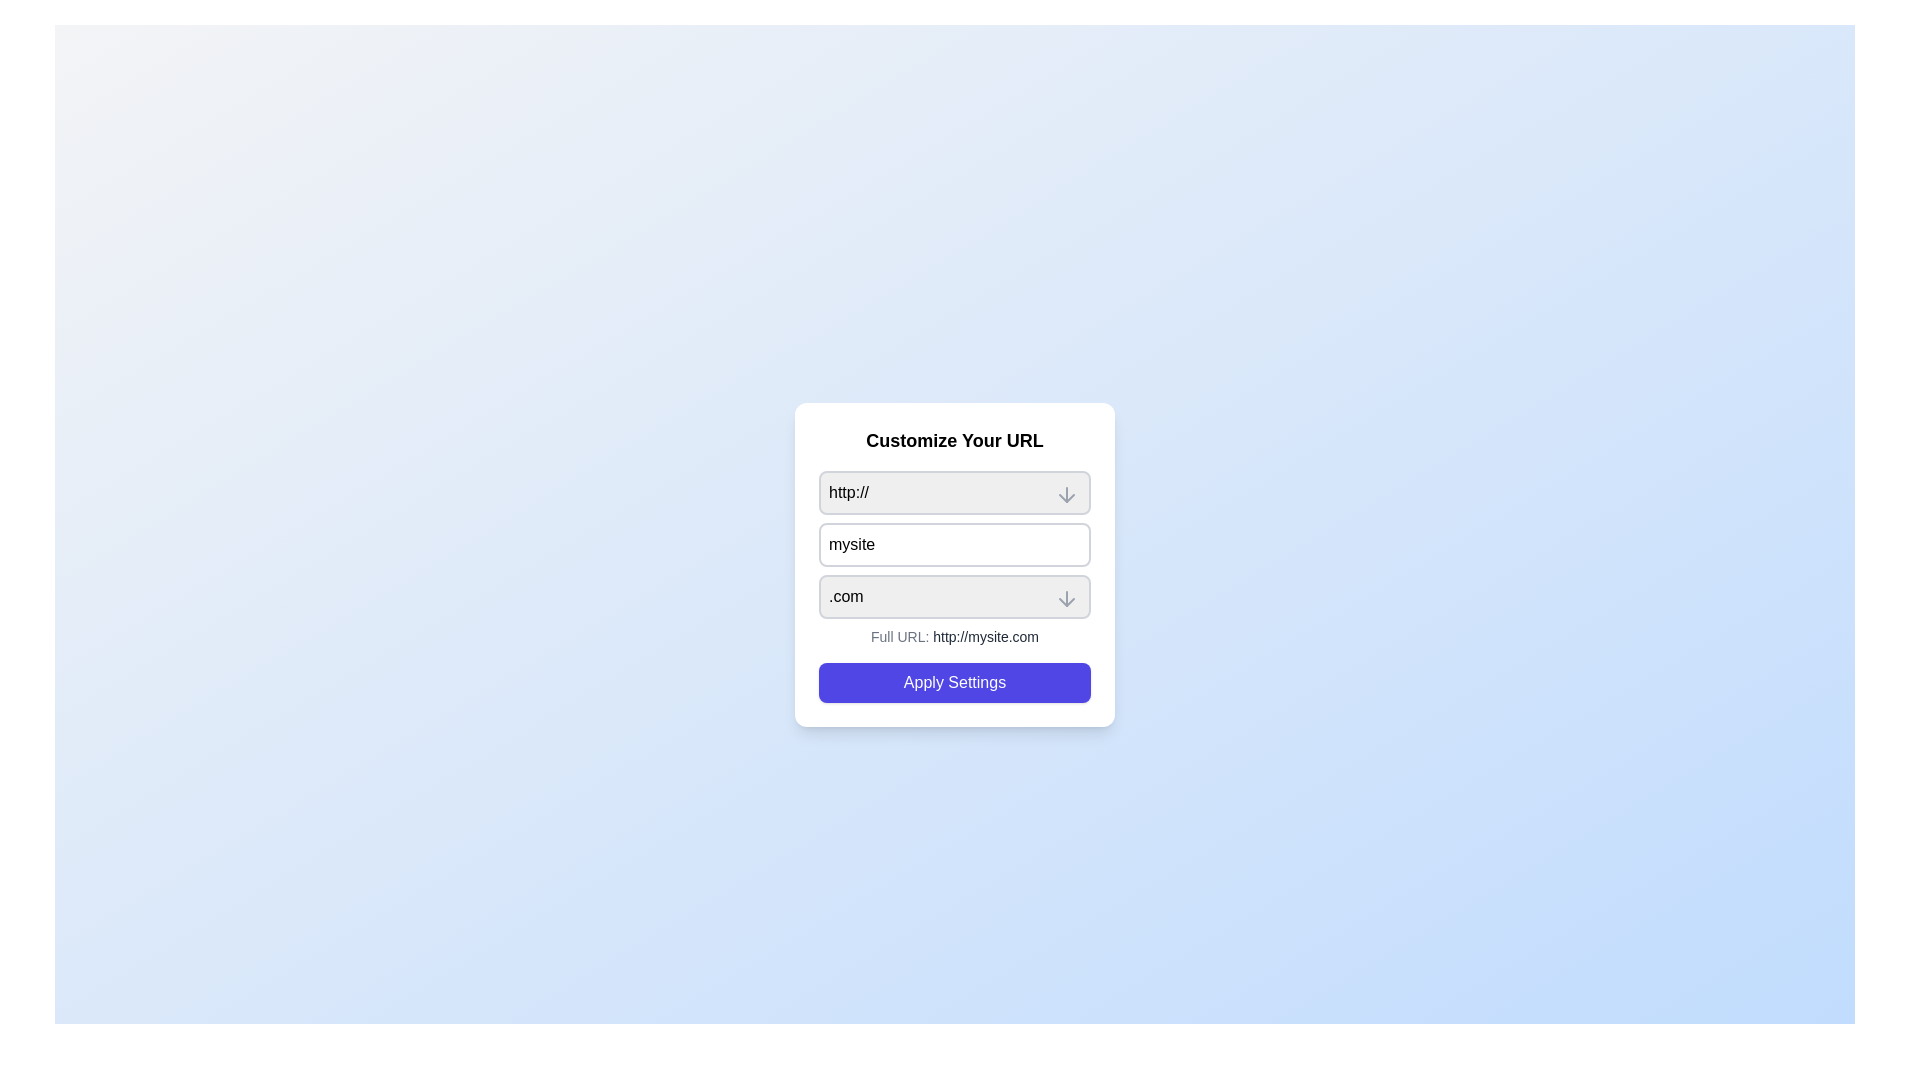 The width and height of the screenshot is (1920, 1080). What do you see at coordinates (954, 564) in the screenshot?
I see `the text input field located in the center of the layout, which allows the user to input or modify the main part of a URL, to focus on it` at bounding box center [954, 564].